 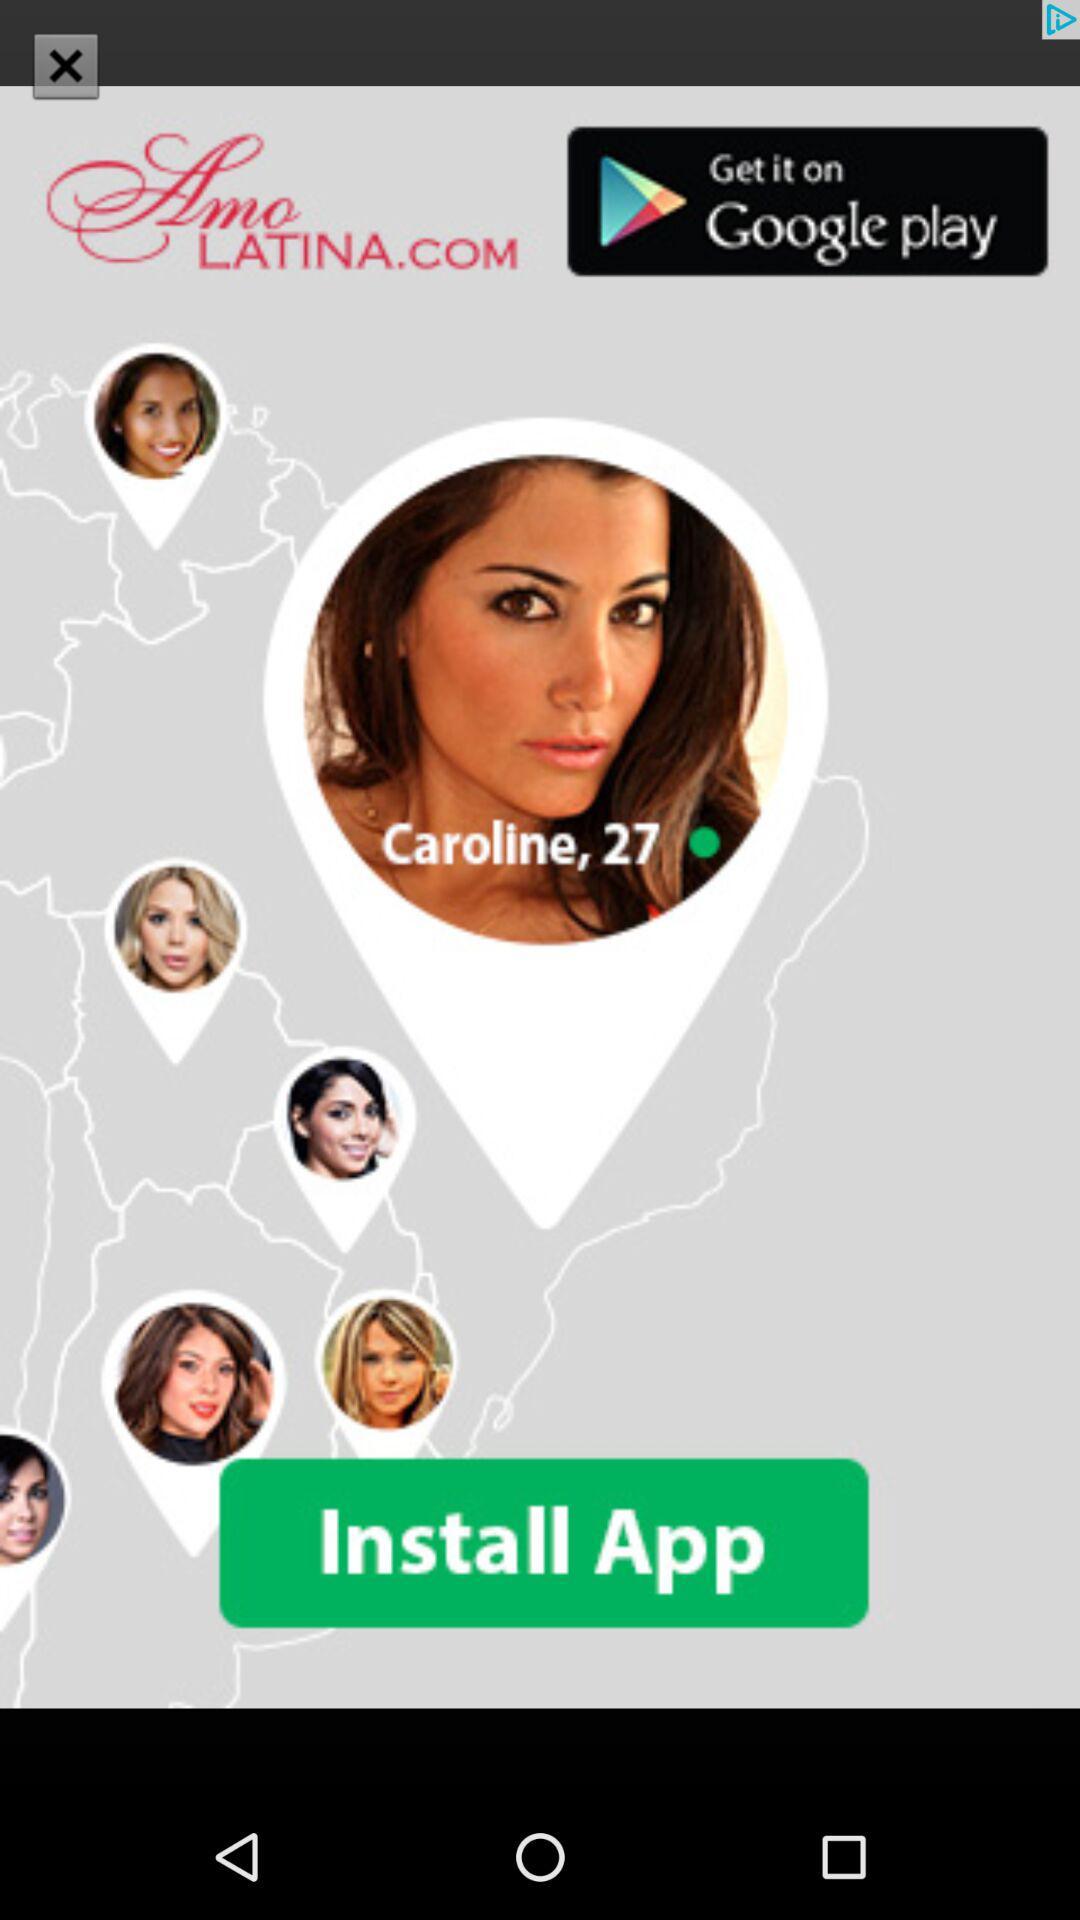 I want to click on the close icon, so click(x=64, y=70).